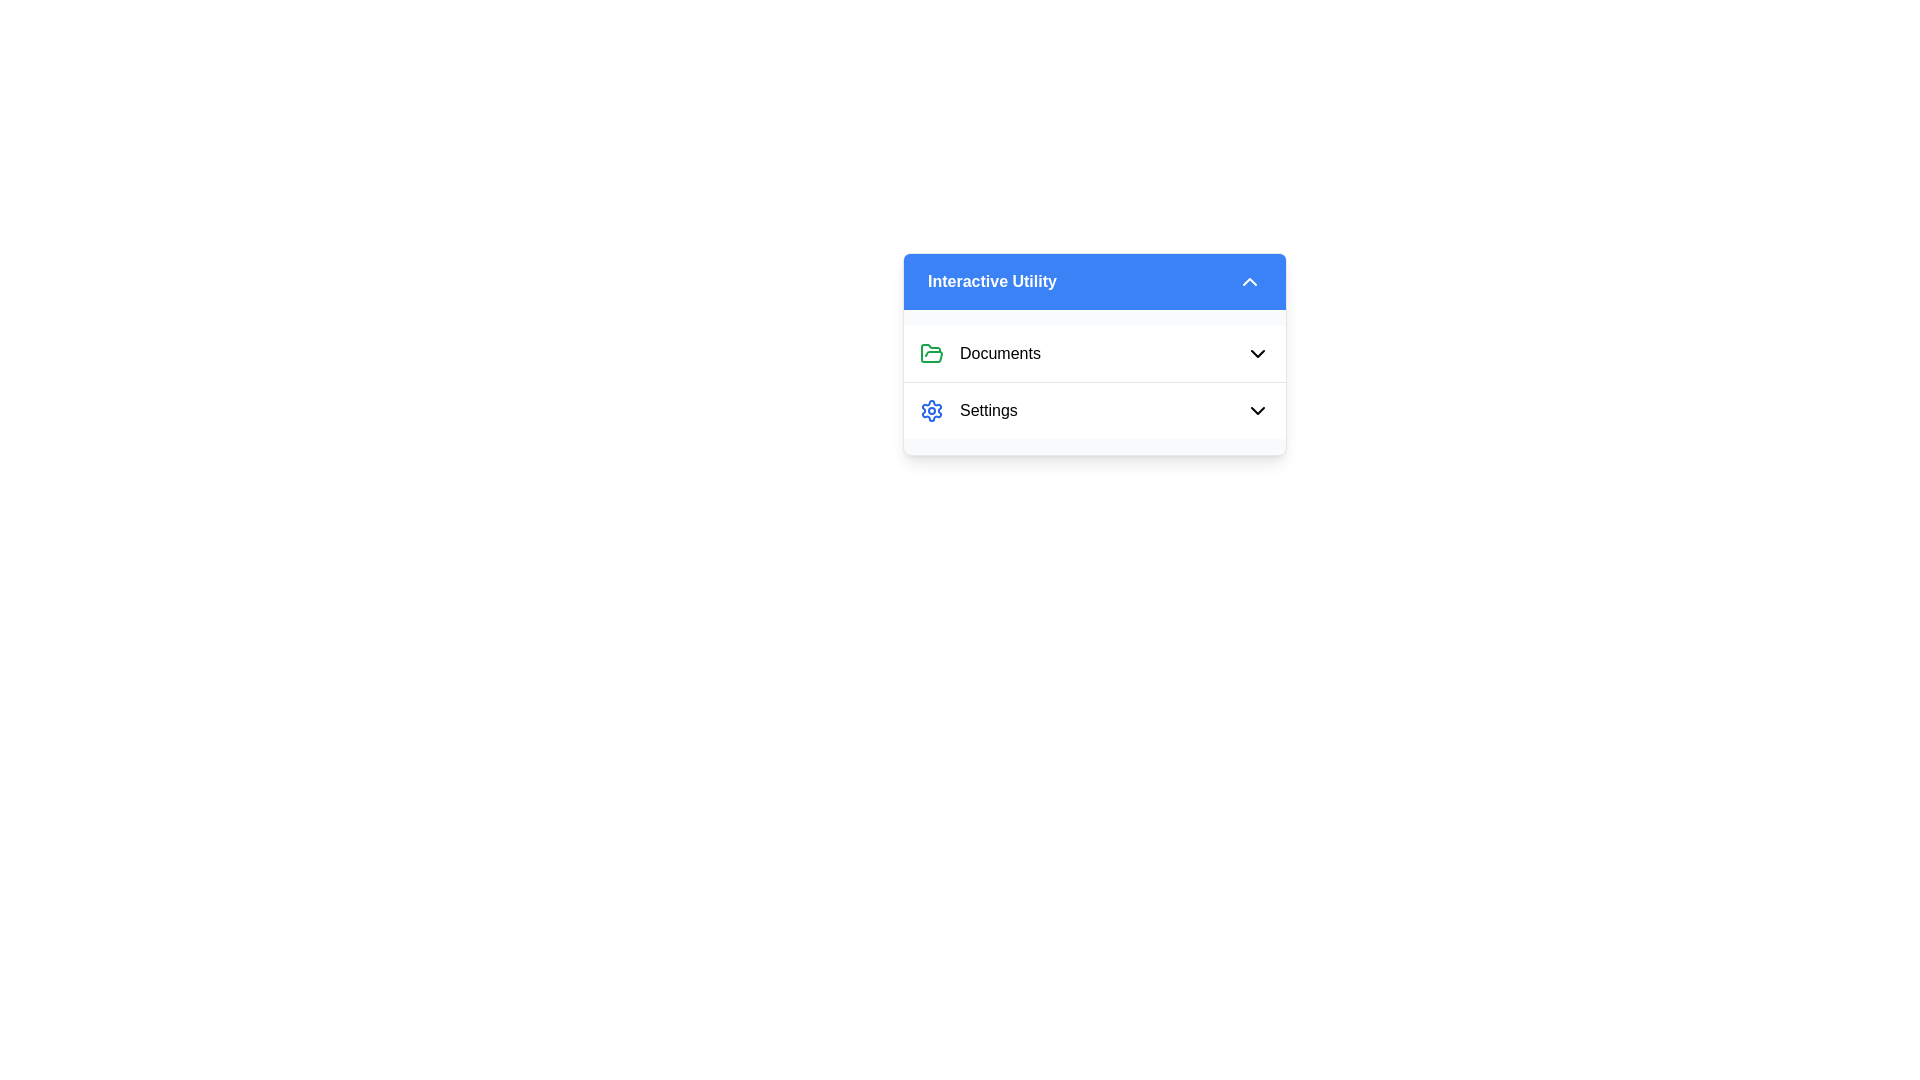 This screenshot has height=1080, width=1920. What do you see at coordinates (930, 353) in the screenshot?
I see `the 'Documents' icon in the top row of the 'Interactive Utility' dropdown panel, which is the first icon to the left of the text 'Documents'` at bounding box center [930, 353].